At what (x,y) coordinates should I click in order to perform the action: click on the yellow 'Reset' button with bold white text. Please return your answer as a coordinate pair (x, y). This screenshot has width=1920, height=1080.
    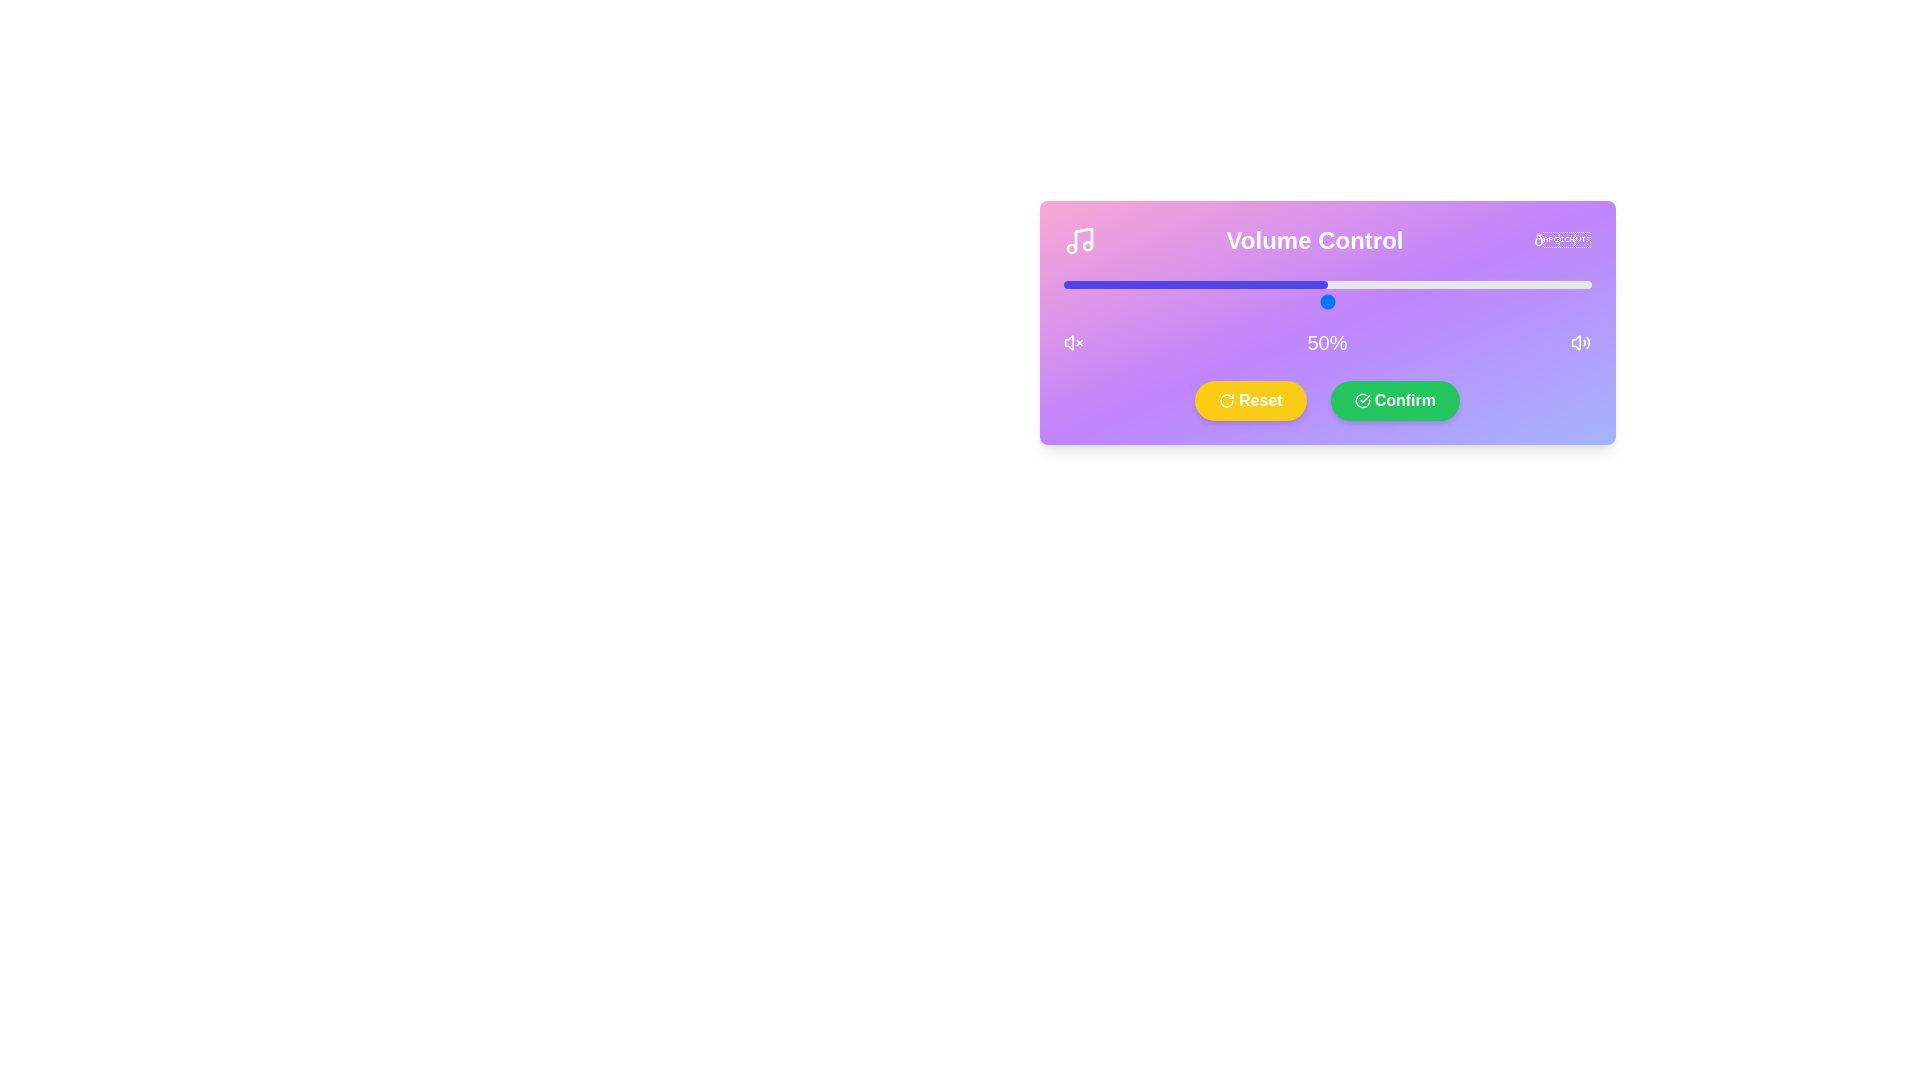
    Looking at the image, I should click on (1249, 401).